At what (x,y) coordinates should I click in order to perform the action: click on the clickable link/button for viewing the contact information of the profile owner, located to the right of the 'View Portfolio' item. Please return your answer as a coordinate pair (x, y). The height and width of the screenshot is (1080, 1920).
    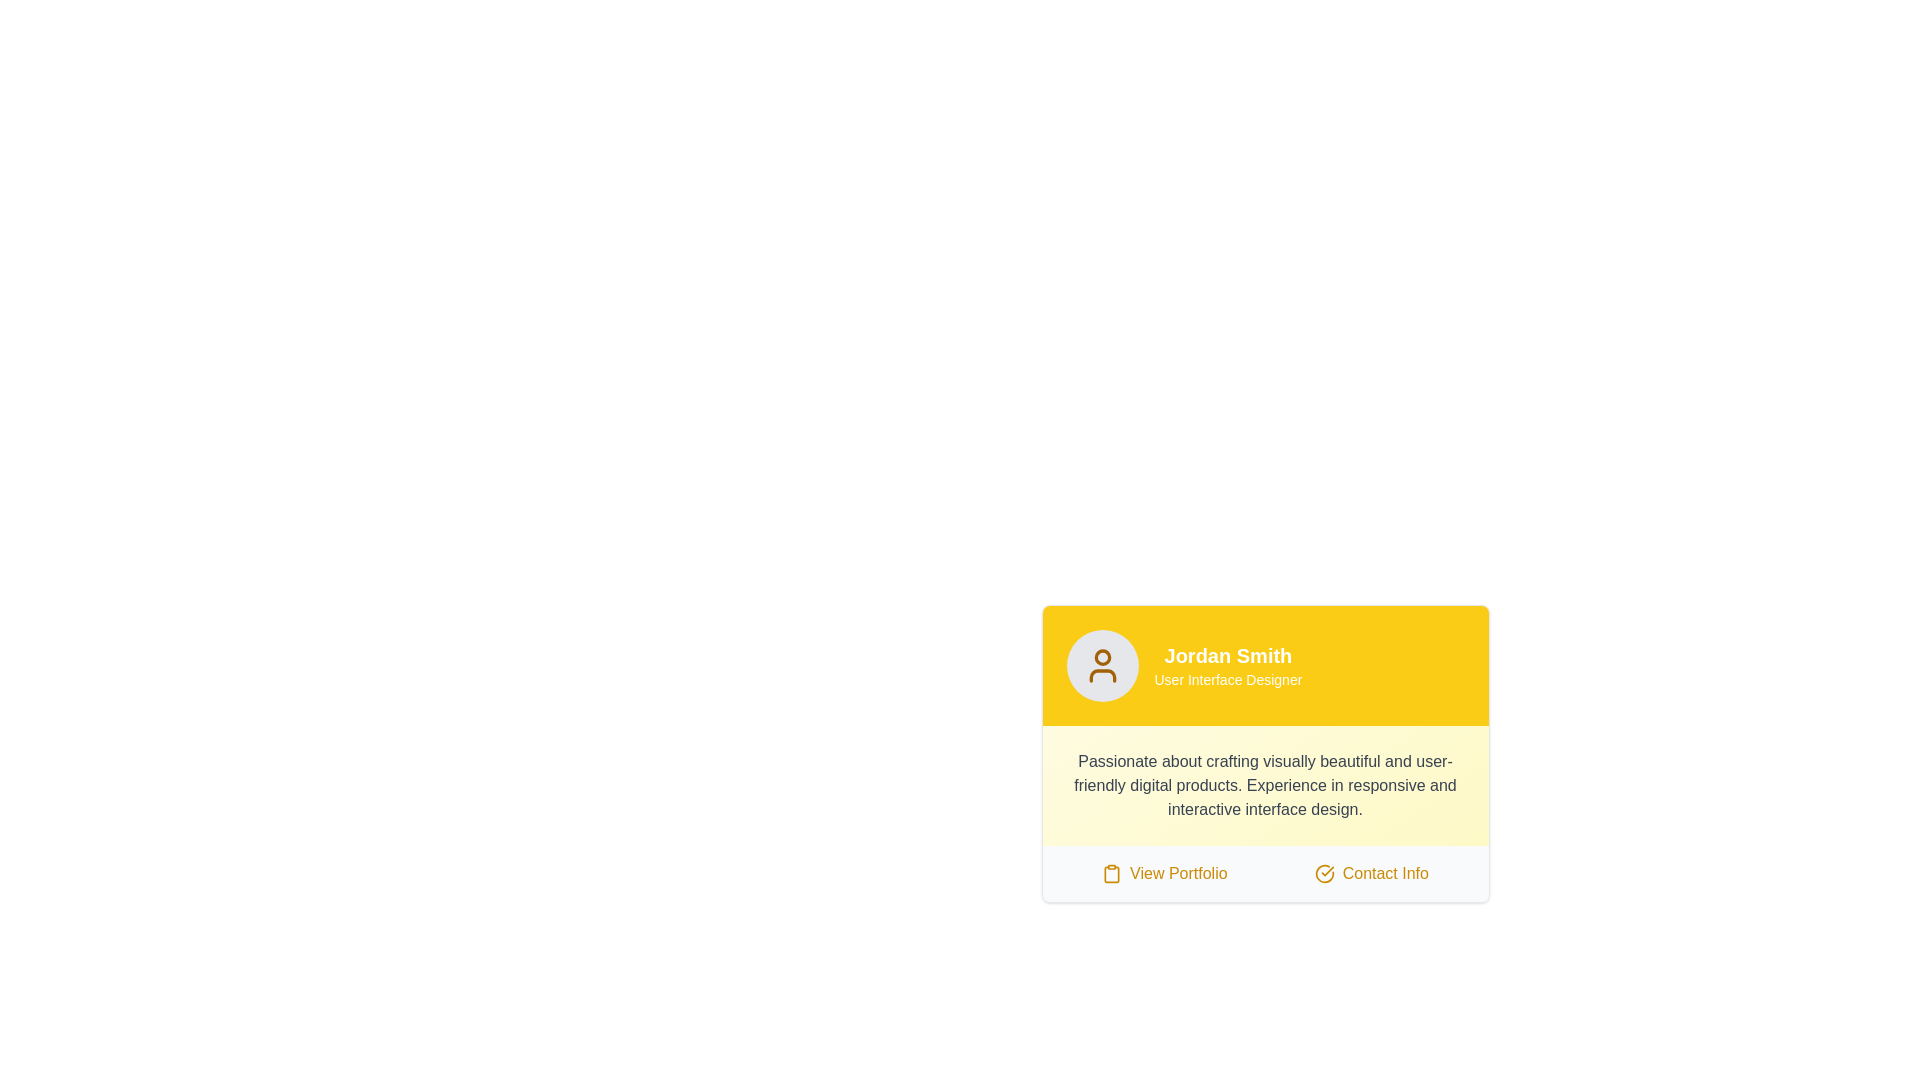
    Looking at the image, I should click on (1370, 873).